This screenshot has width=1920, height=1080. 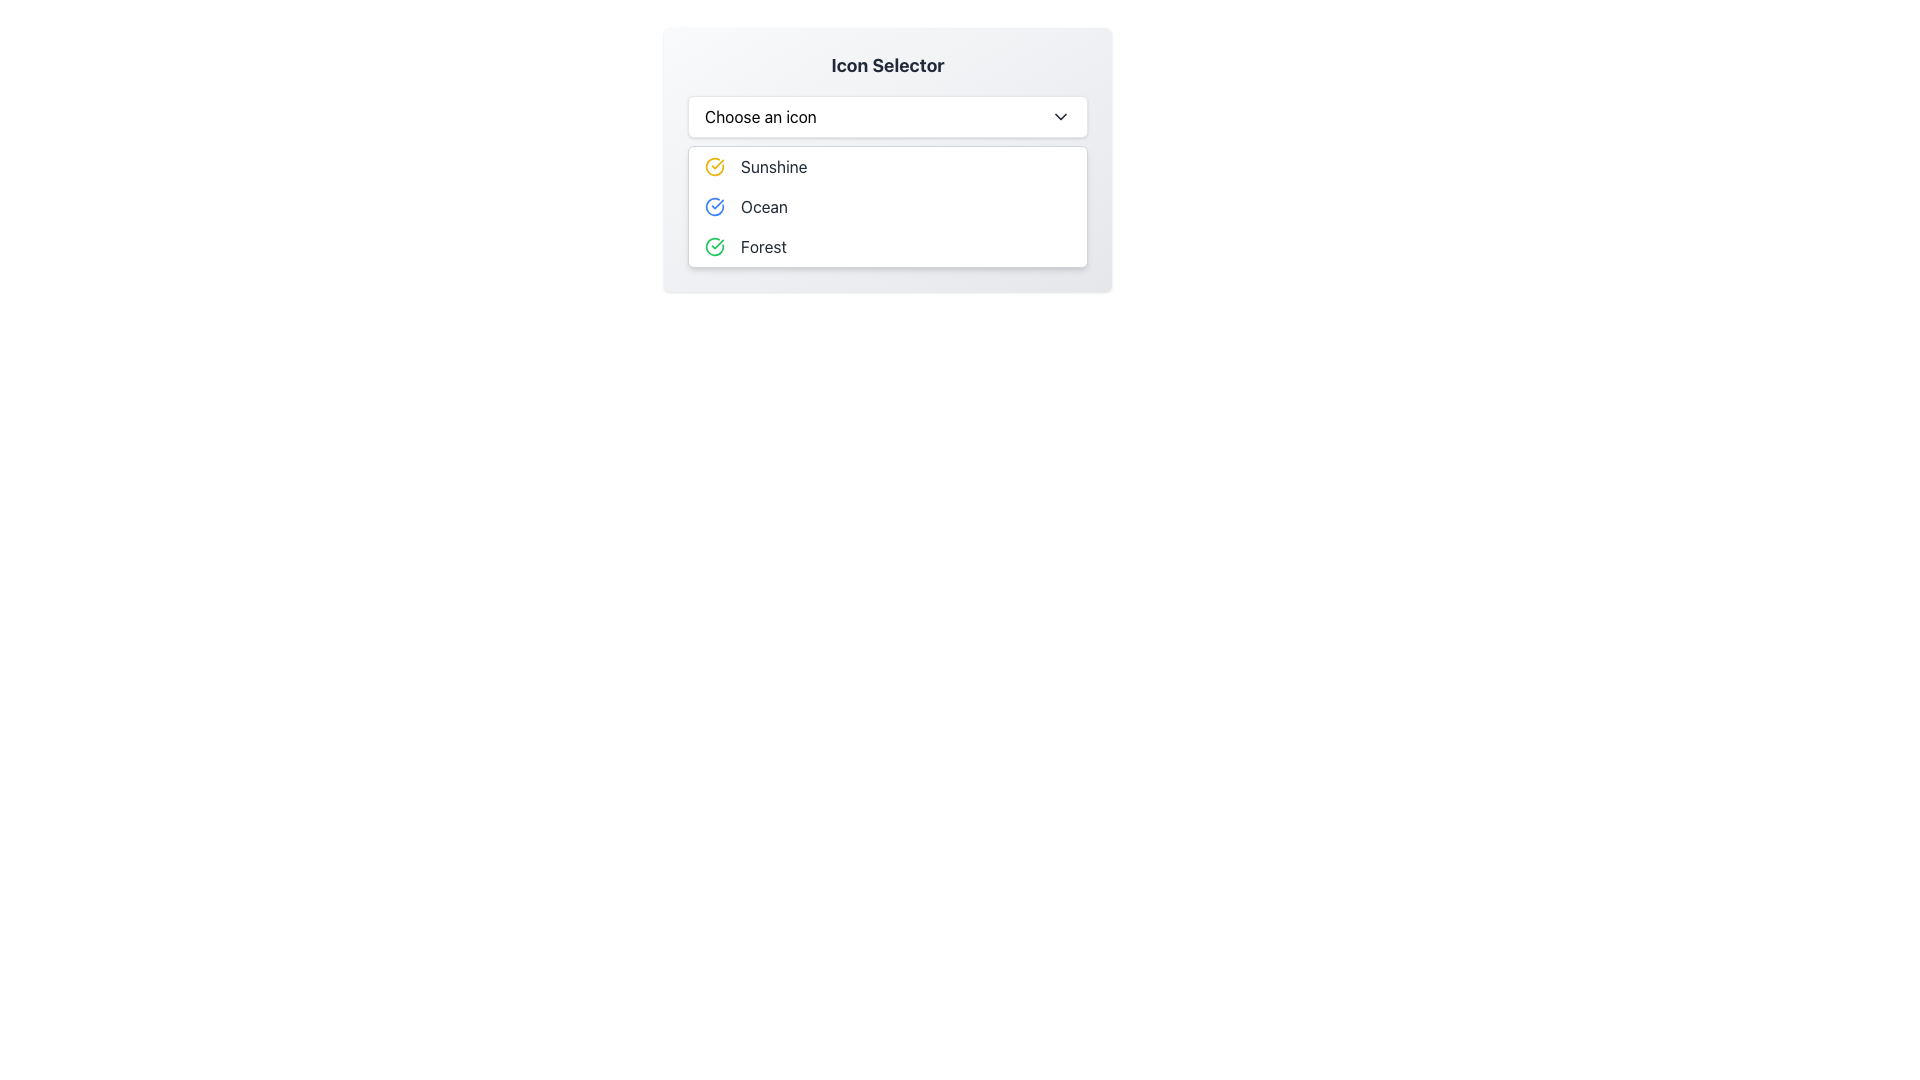 I want to click on the text label displaying 'Sunshine' in bold gray font, which is located to the right of a yellow circular checkmark icon, so click(x=773, y=165).